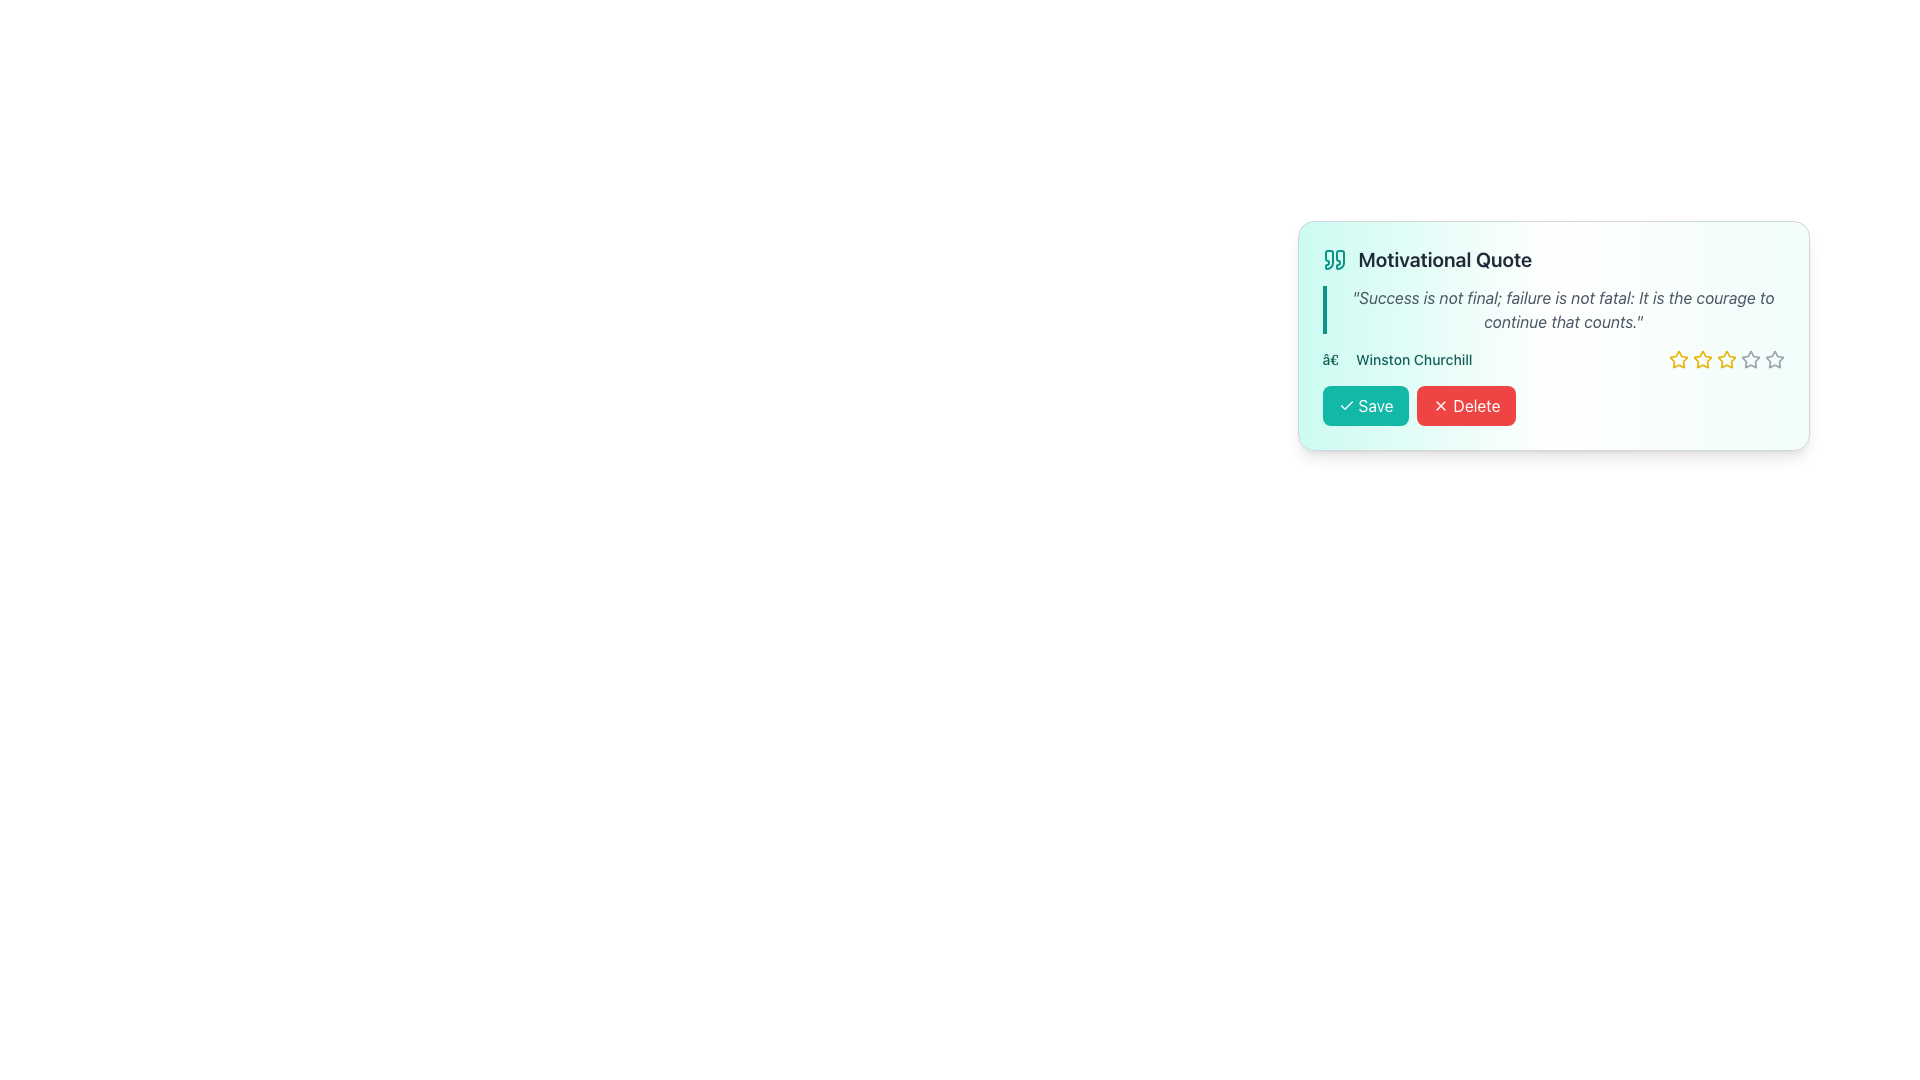  Describe the element at coordinates (1396, 358) in the screenshot. I see `the text label reading 'Winston Churchill' styled in teal color, positioned below the quote text and slightly to the left of the star rating component` at that location.